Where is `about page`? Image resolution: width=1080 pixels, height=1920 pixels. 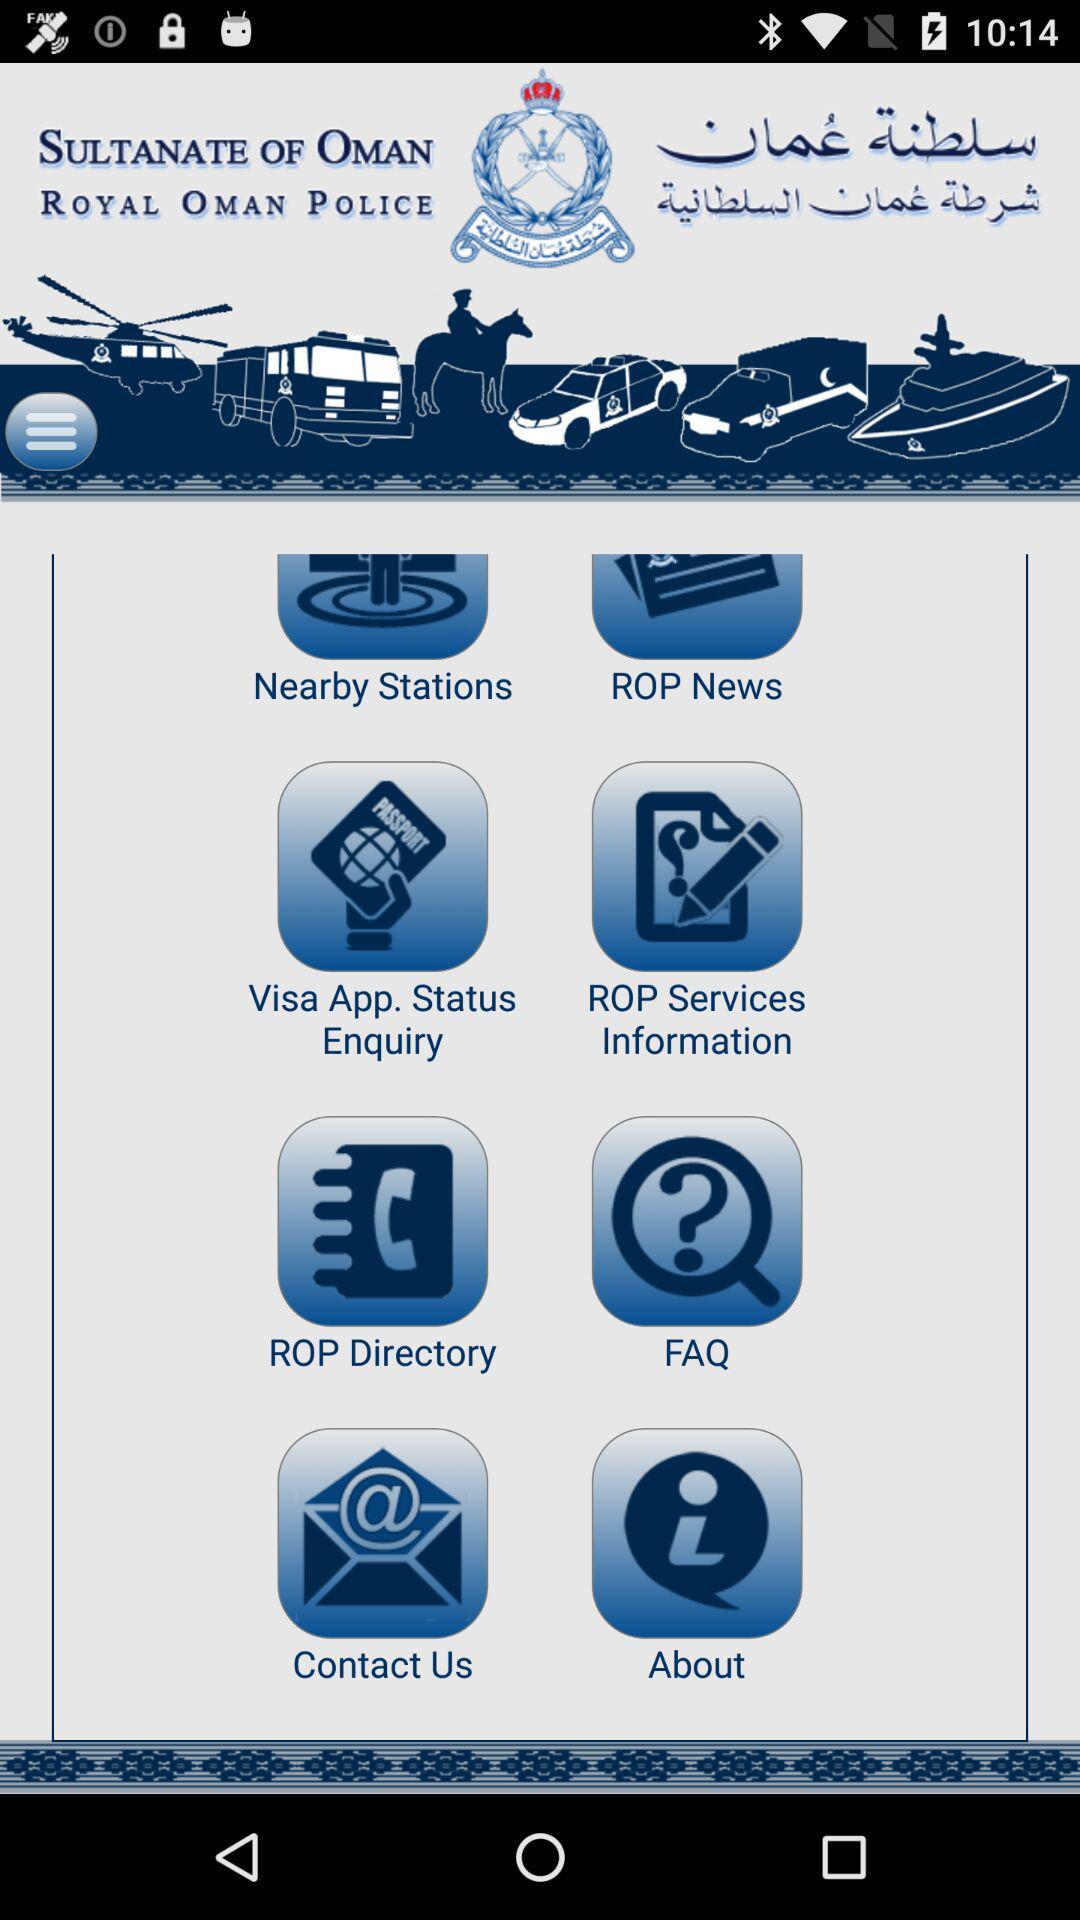 about page is located at coordinates (696, 1532).